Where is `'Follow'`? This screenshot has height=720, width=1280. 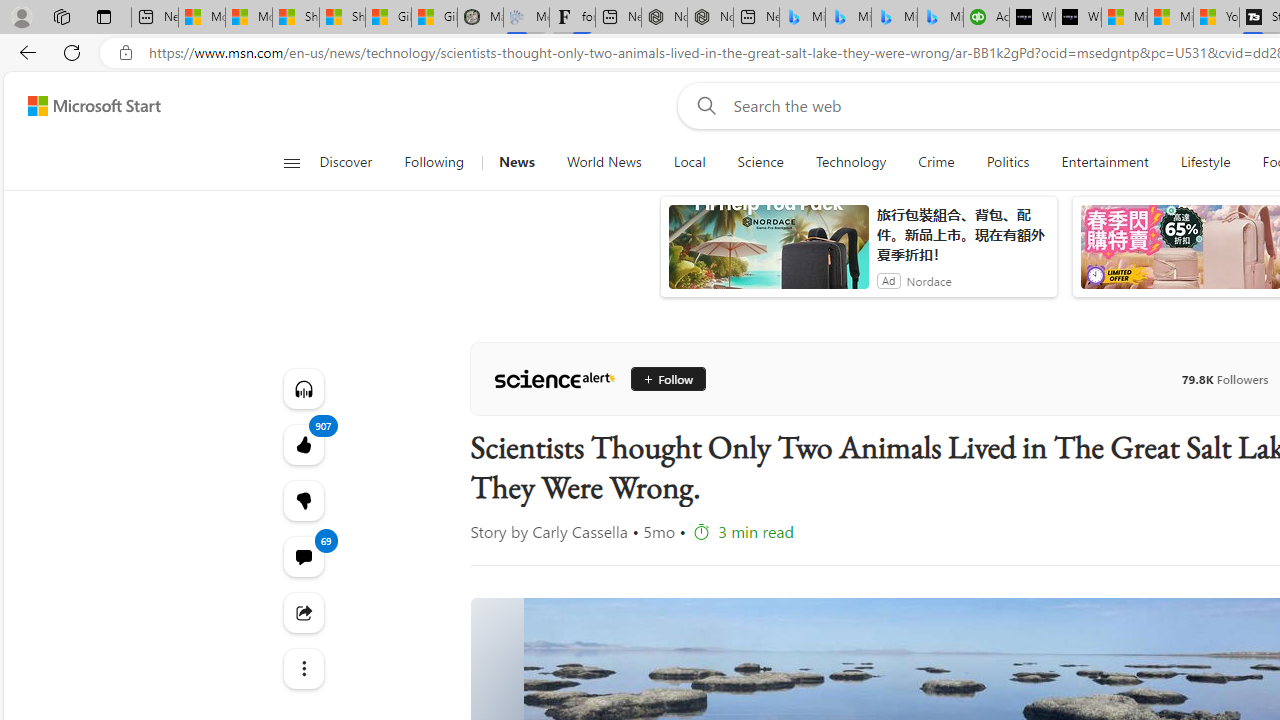 'Follow' is located at coordinates (659, 379).